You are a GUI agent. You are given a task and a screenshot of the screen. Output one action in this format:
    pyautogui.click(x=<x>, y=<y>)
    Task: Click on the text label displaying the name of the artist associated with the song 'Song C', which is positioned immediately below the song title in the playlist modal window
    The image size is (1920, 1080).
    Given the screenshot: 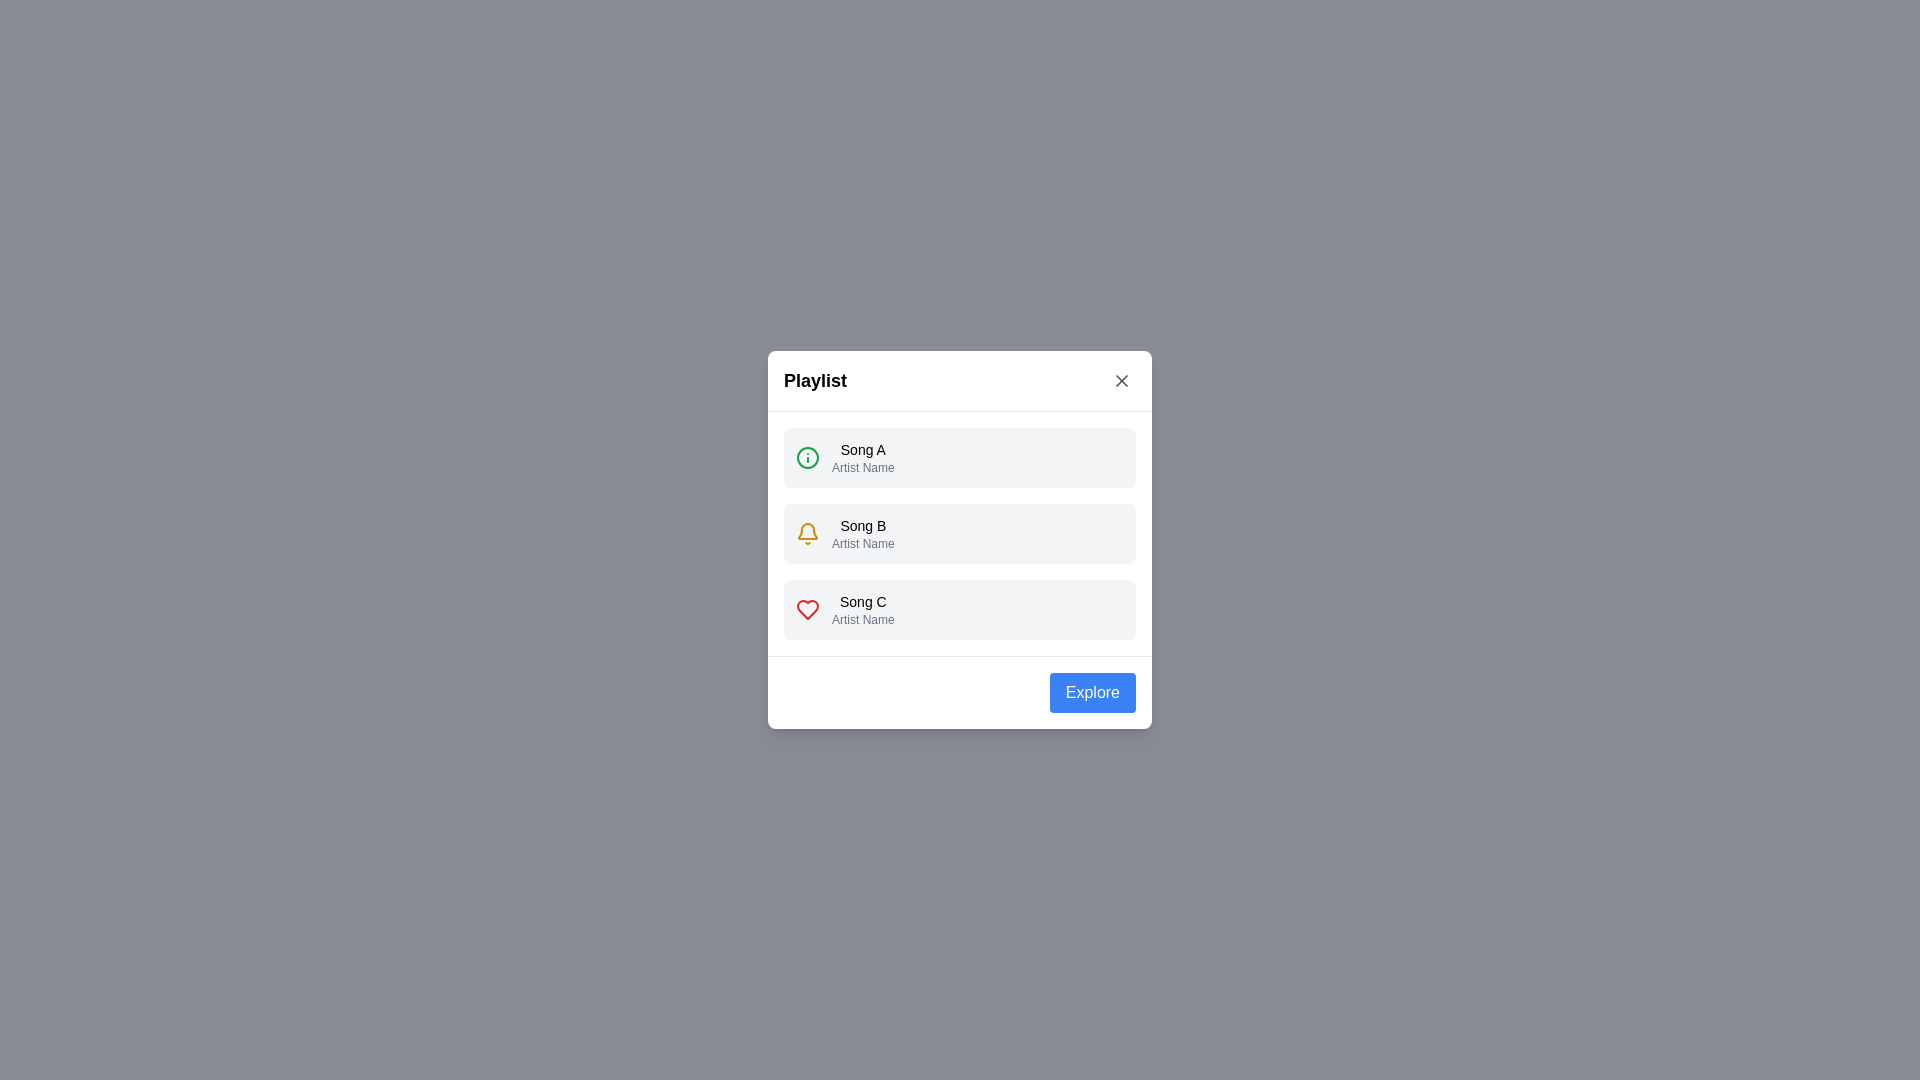 What is the action you would take?
    pyautogui.click(x=863, y=619)
    